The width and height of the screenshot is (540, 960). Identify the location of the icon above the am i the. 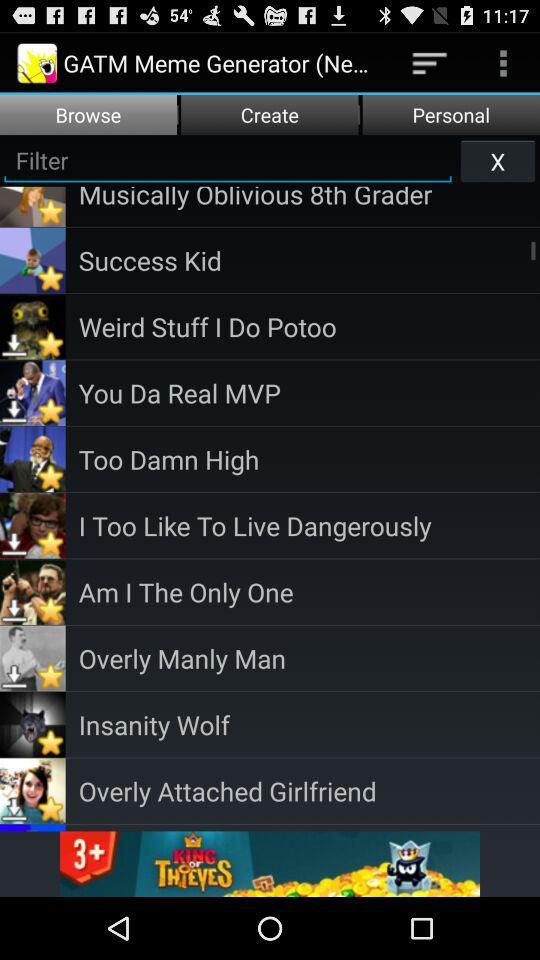
(309, 524).